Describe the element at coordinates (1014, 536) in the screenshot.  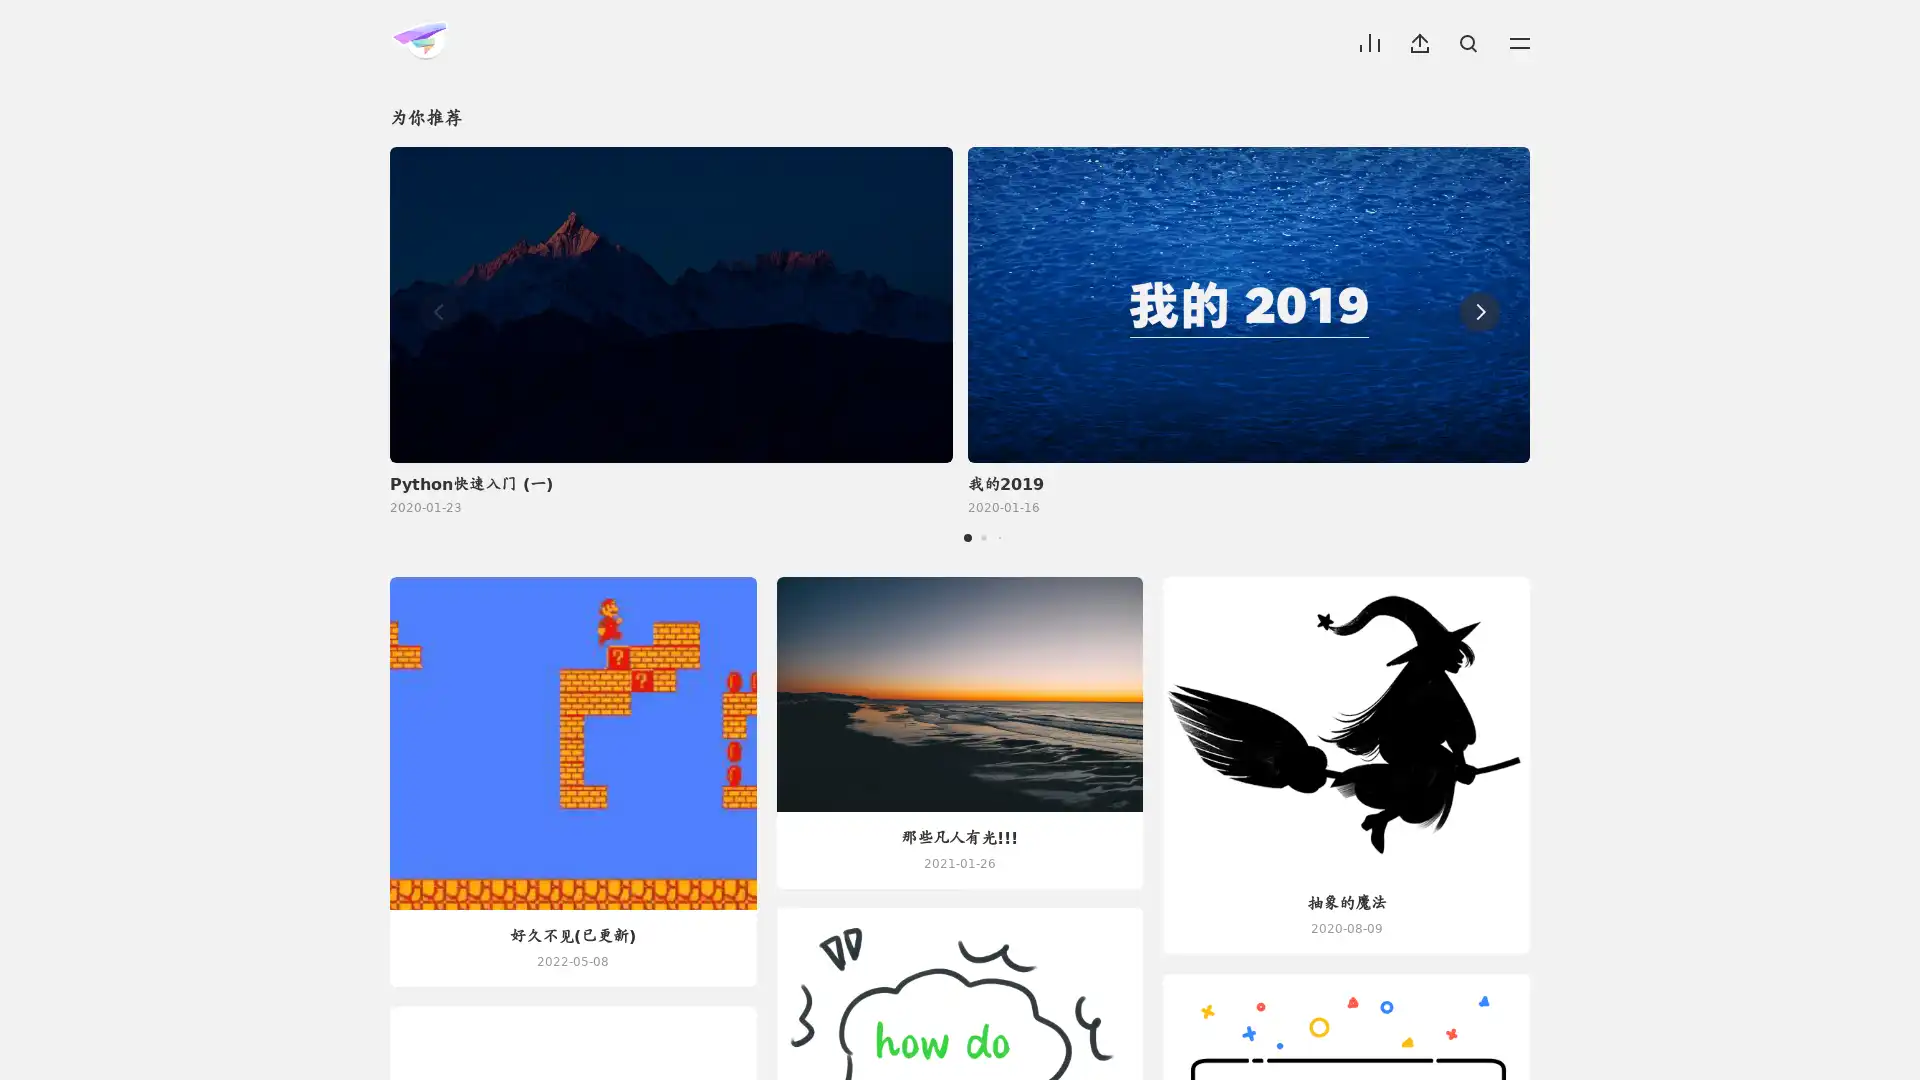
I see `Go to slide 4` at that location.